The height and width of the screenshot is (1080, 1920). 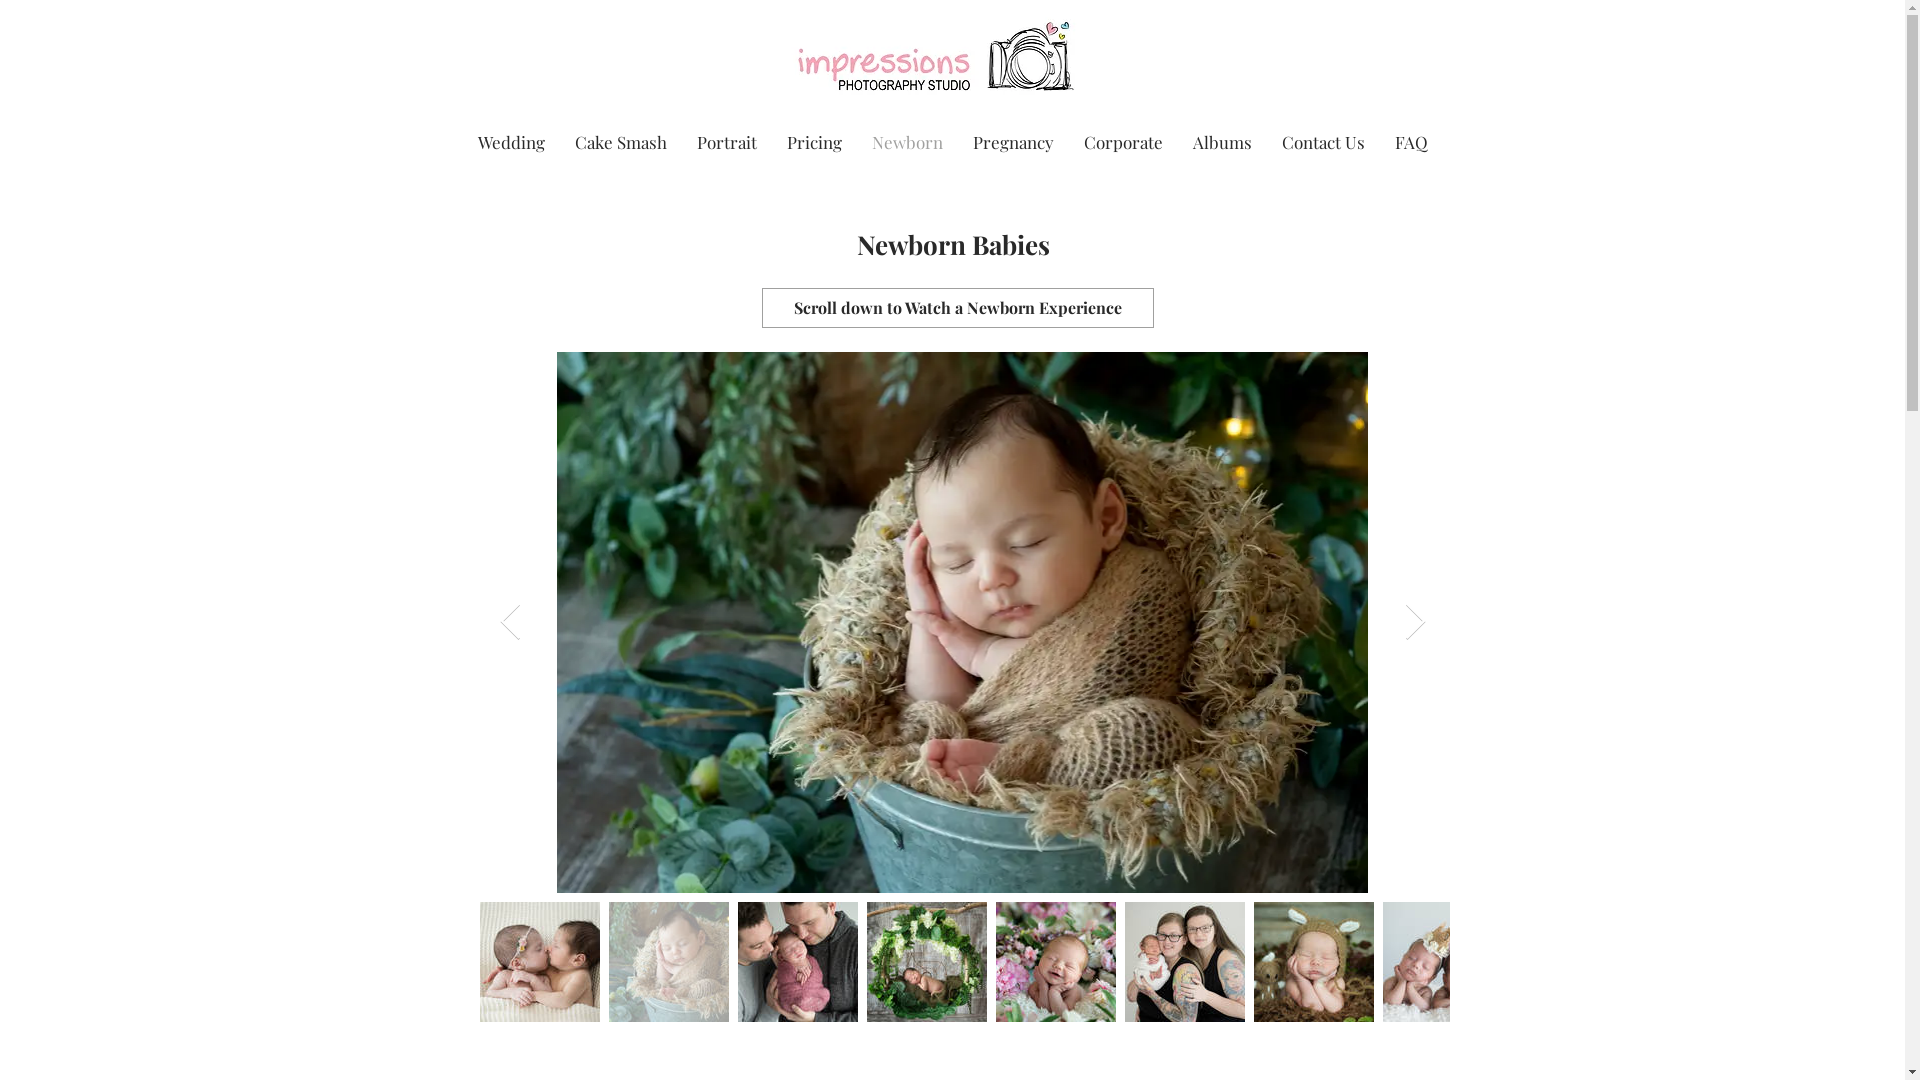 I want to click on 'Albums', so click(x=1177, y=141).